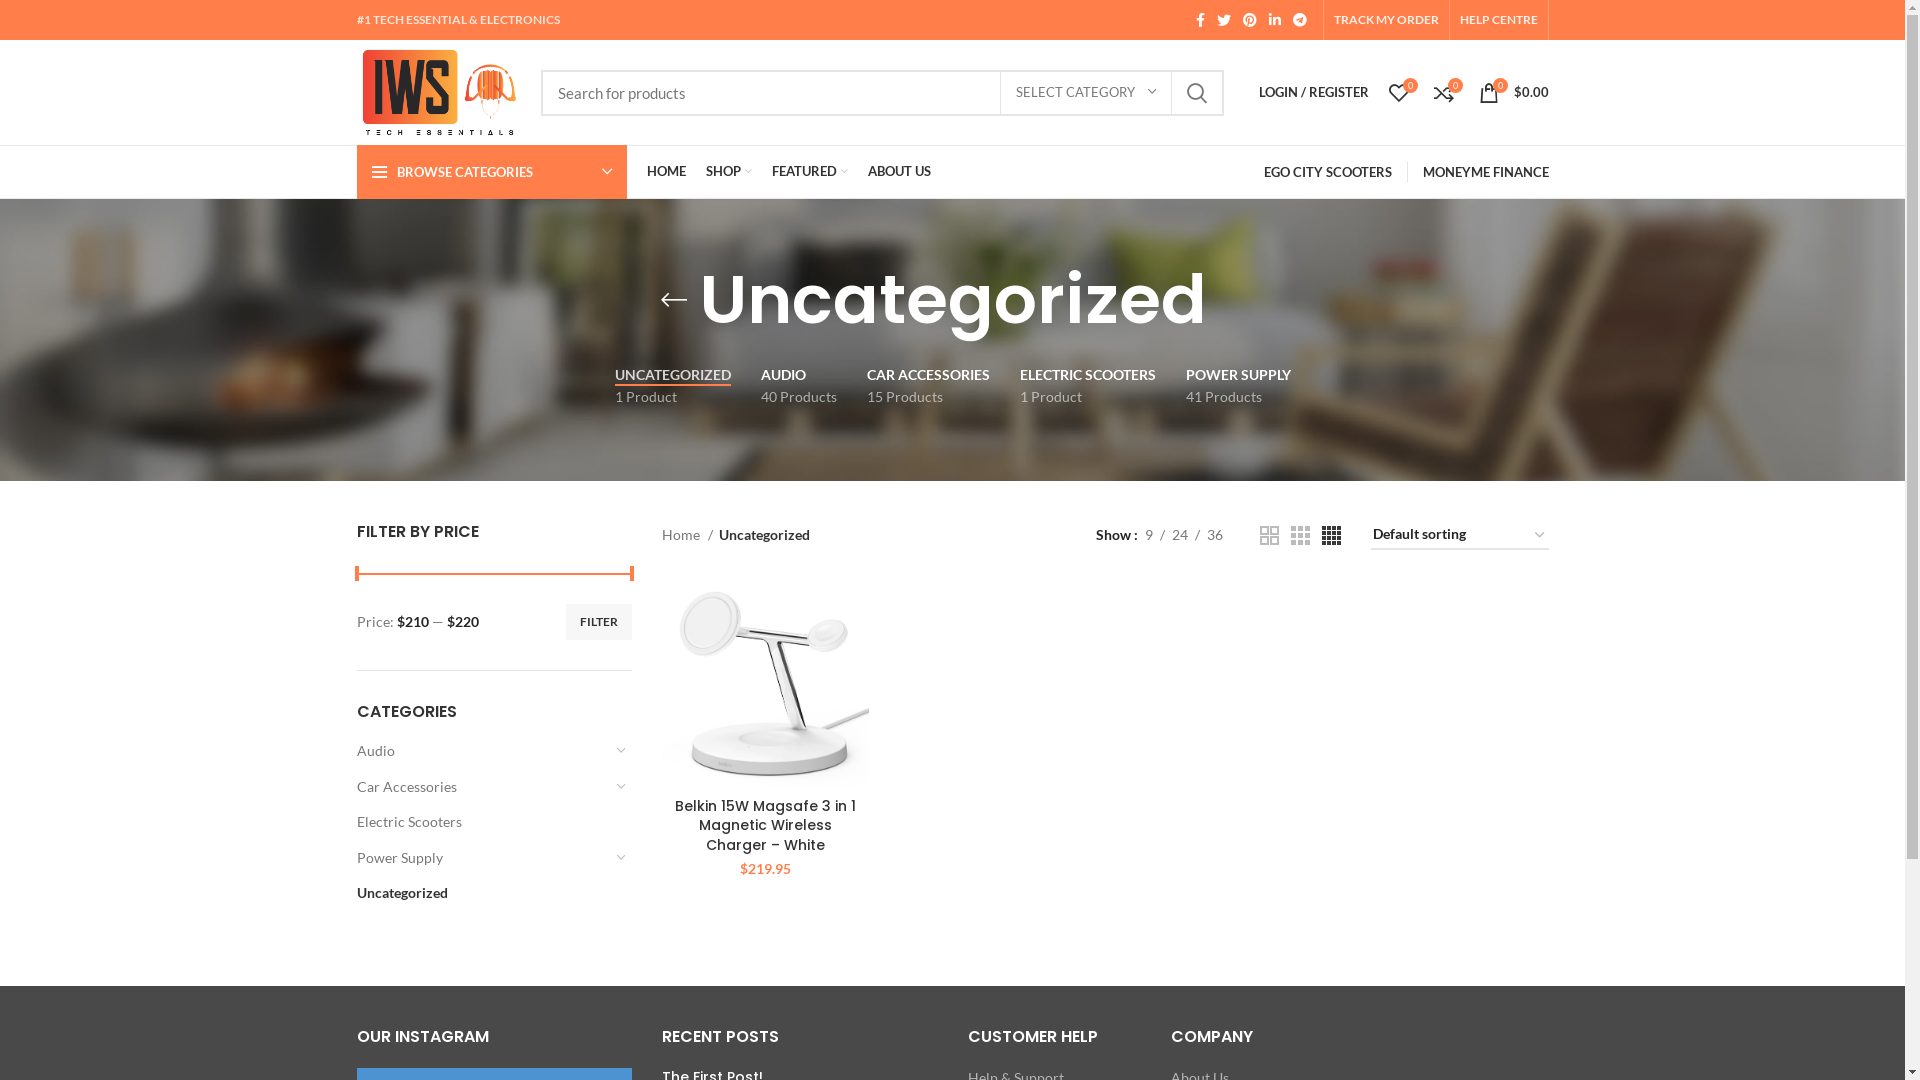  Describe the element at coordinates (1328, 171) in the screenshot. I see `'EGO CITY SCOOTERS'` at that location.